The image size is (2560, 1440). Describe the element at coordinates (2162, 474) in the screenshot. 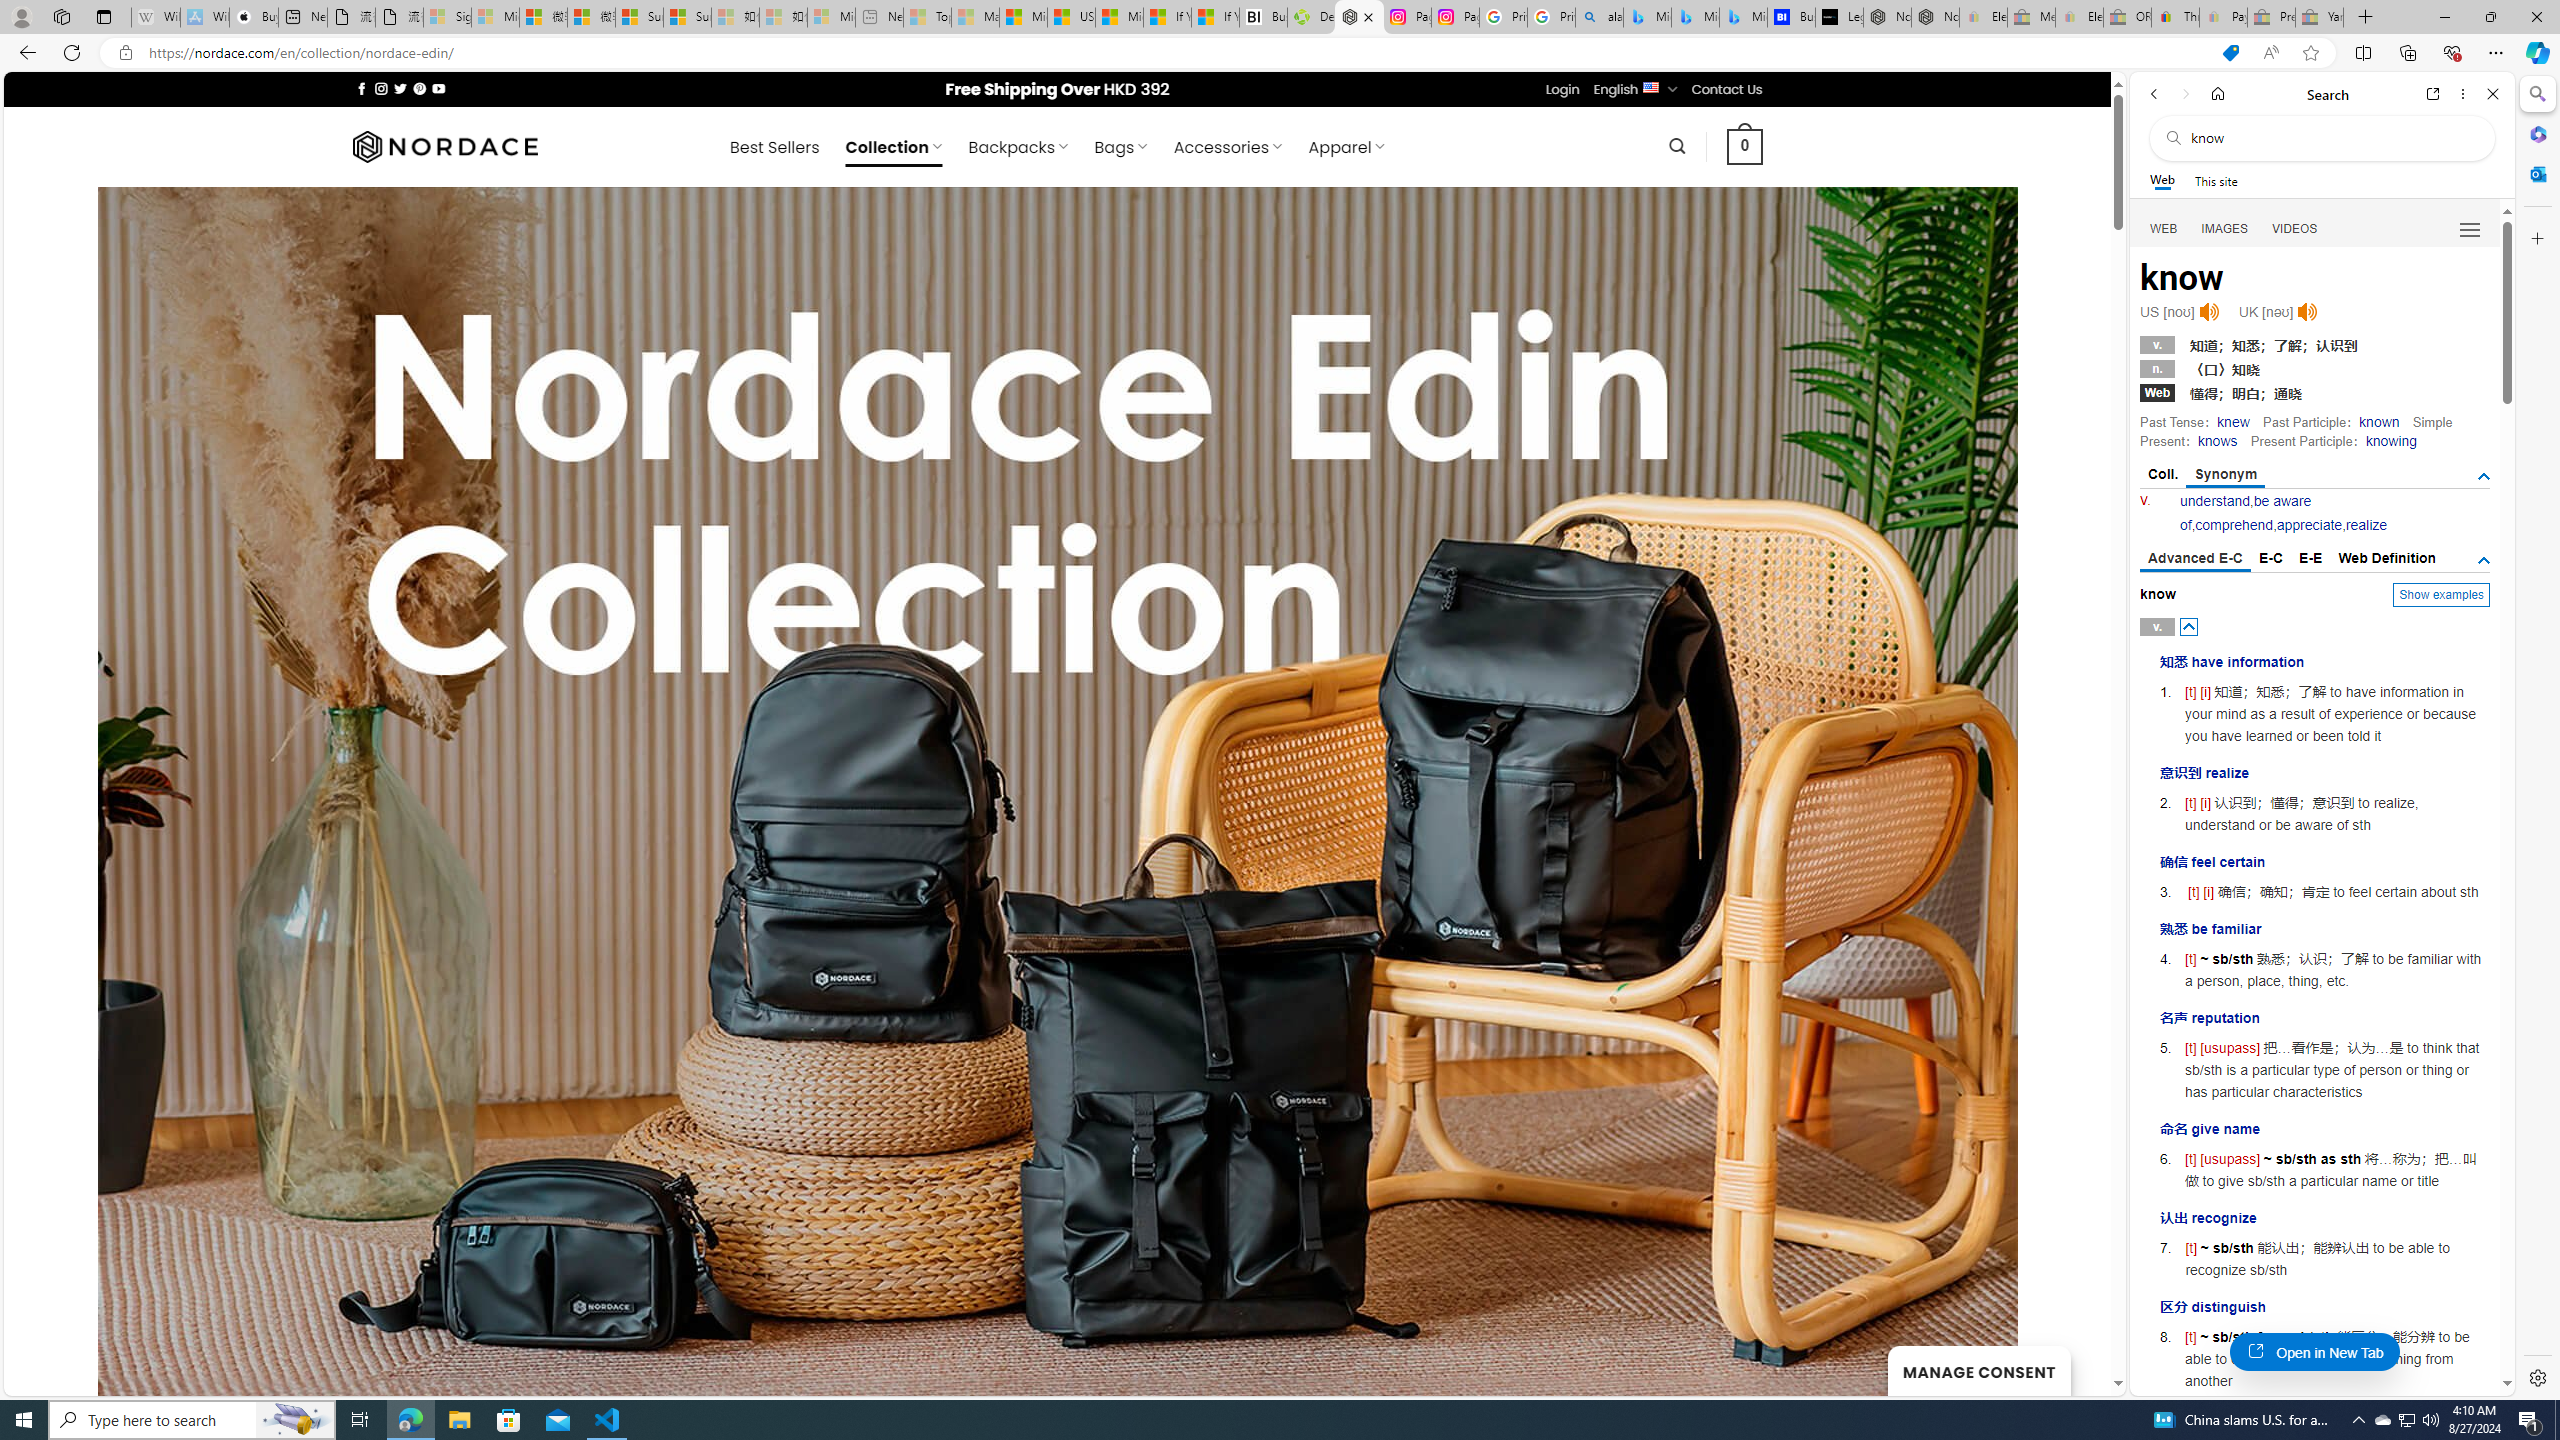

I see `'Coll.'` at that location.